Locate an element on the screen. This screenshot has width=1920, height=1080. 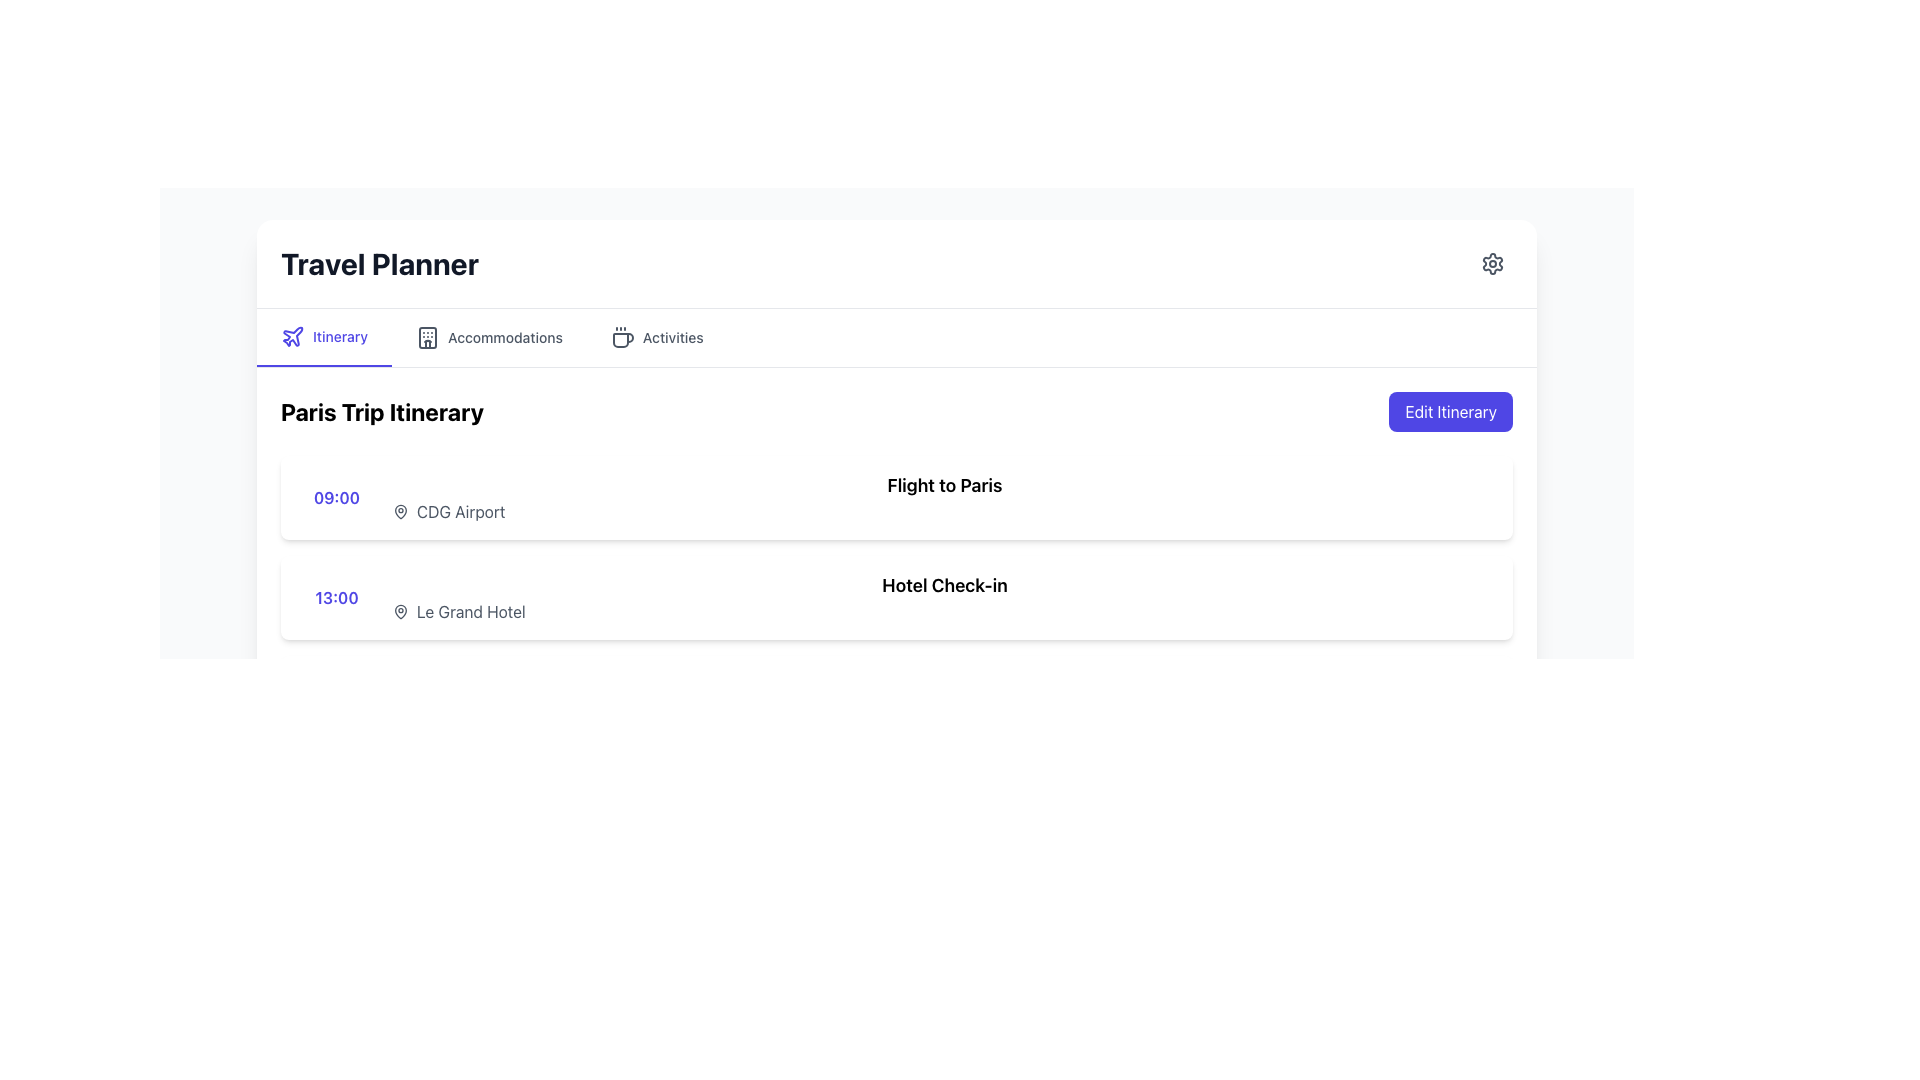
the small light gray map pin icon located to the left of the text 'Le Grand Hotel' is located at coordinates (400, 611).